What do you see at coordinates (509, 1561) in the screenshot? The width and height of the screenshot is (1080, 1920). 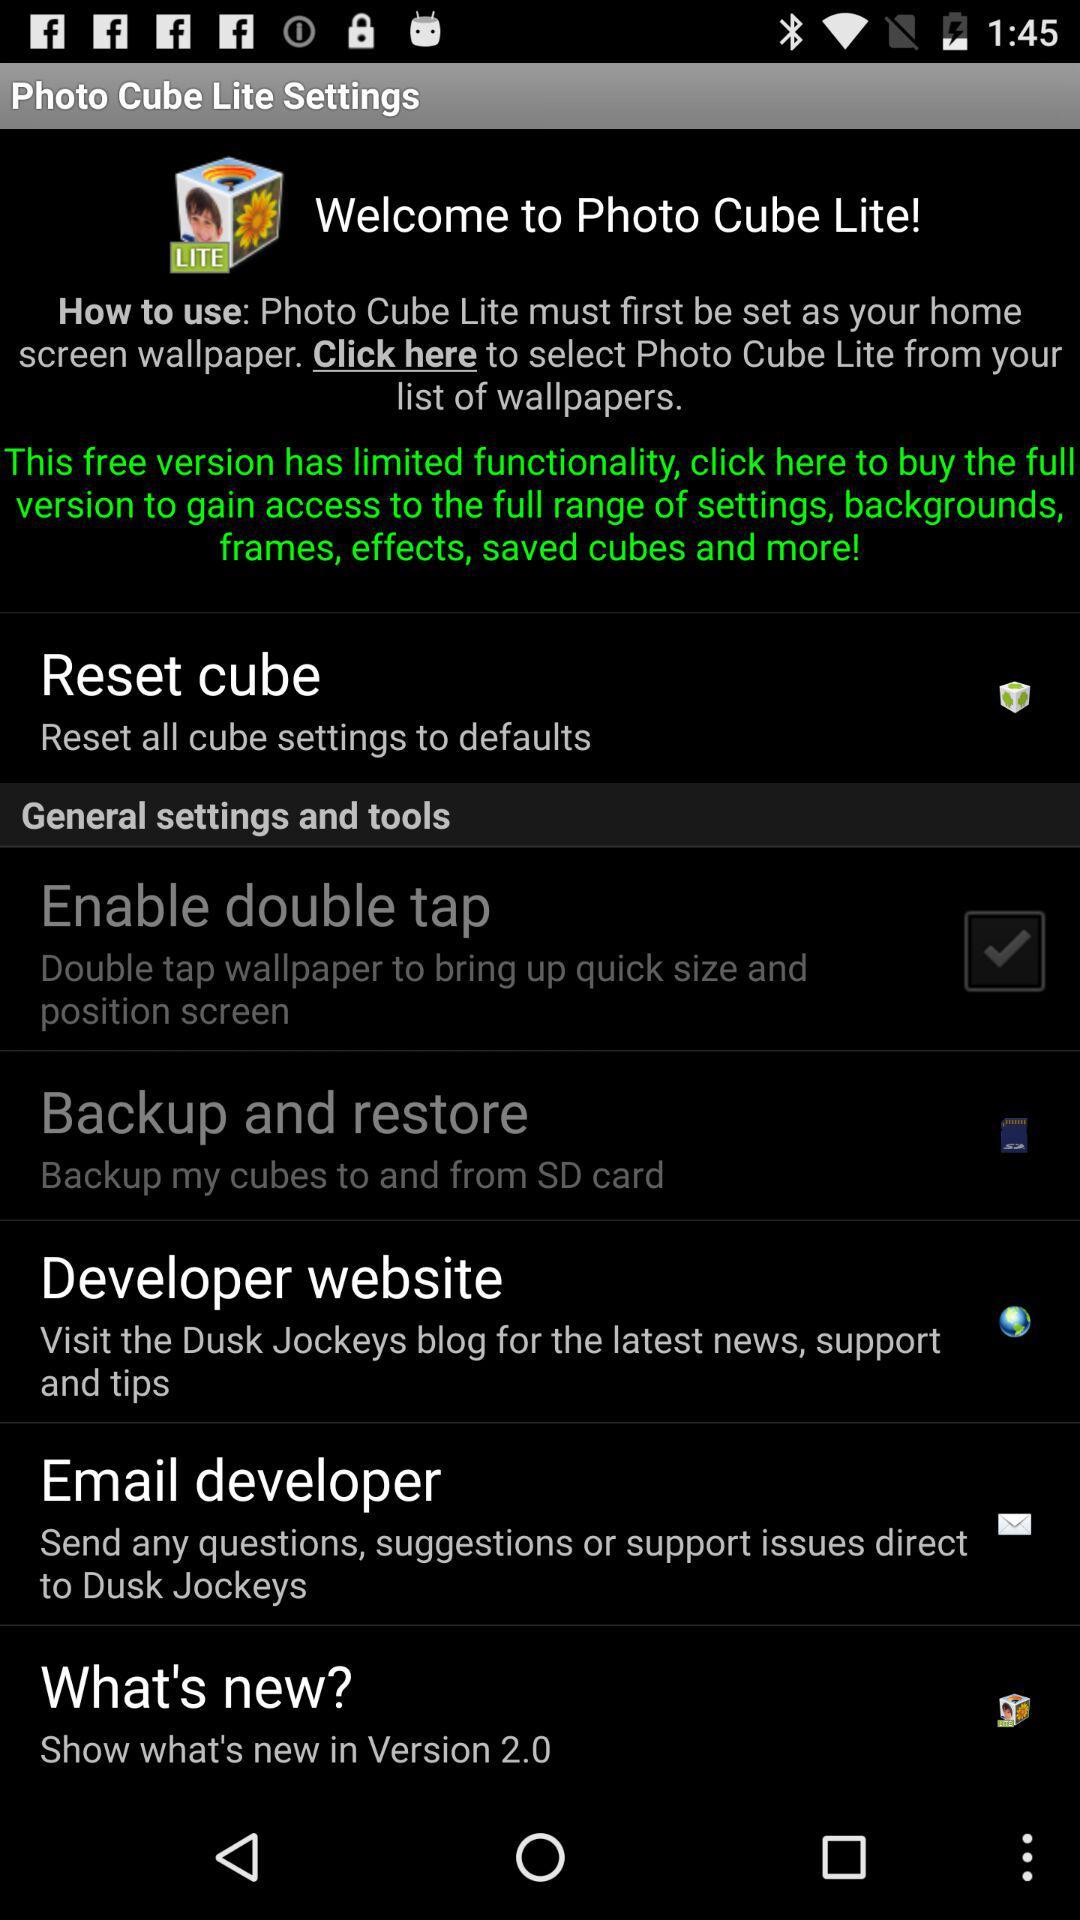 I see `the icon below email developer item` at bounding box center [509, 1561].